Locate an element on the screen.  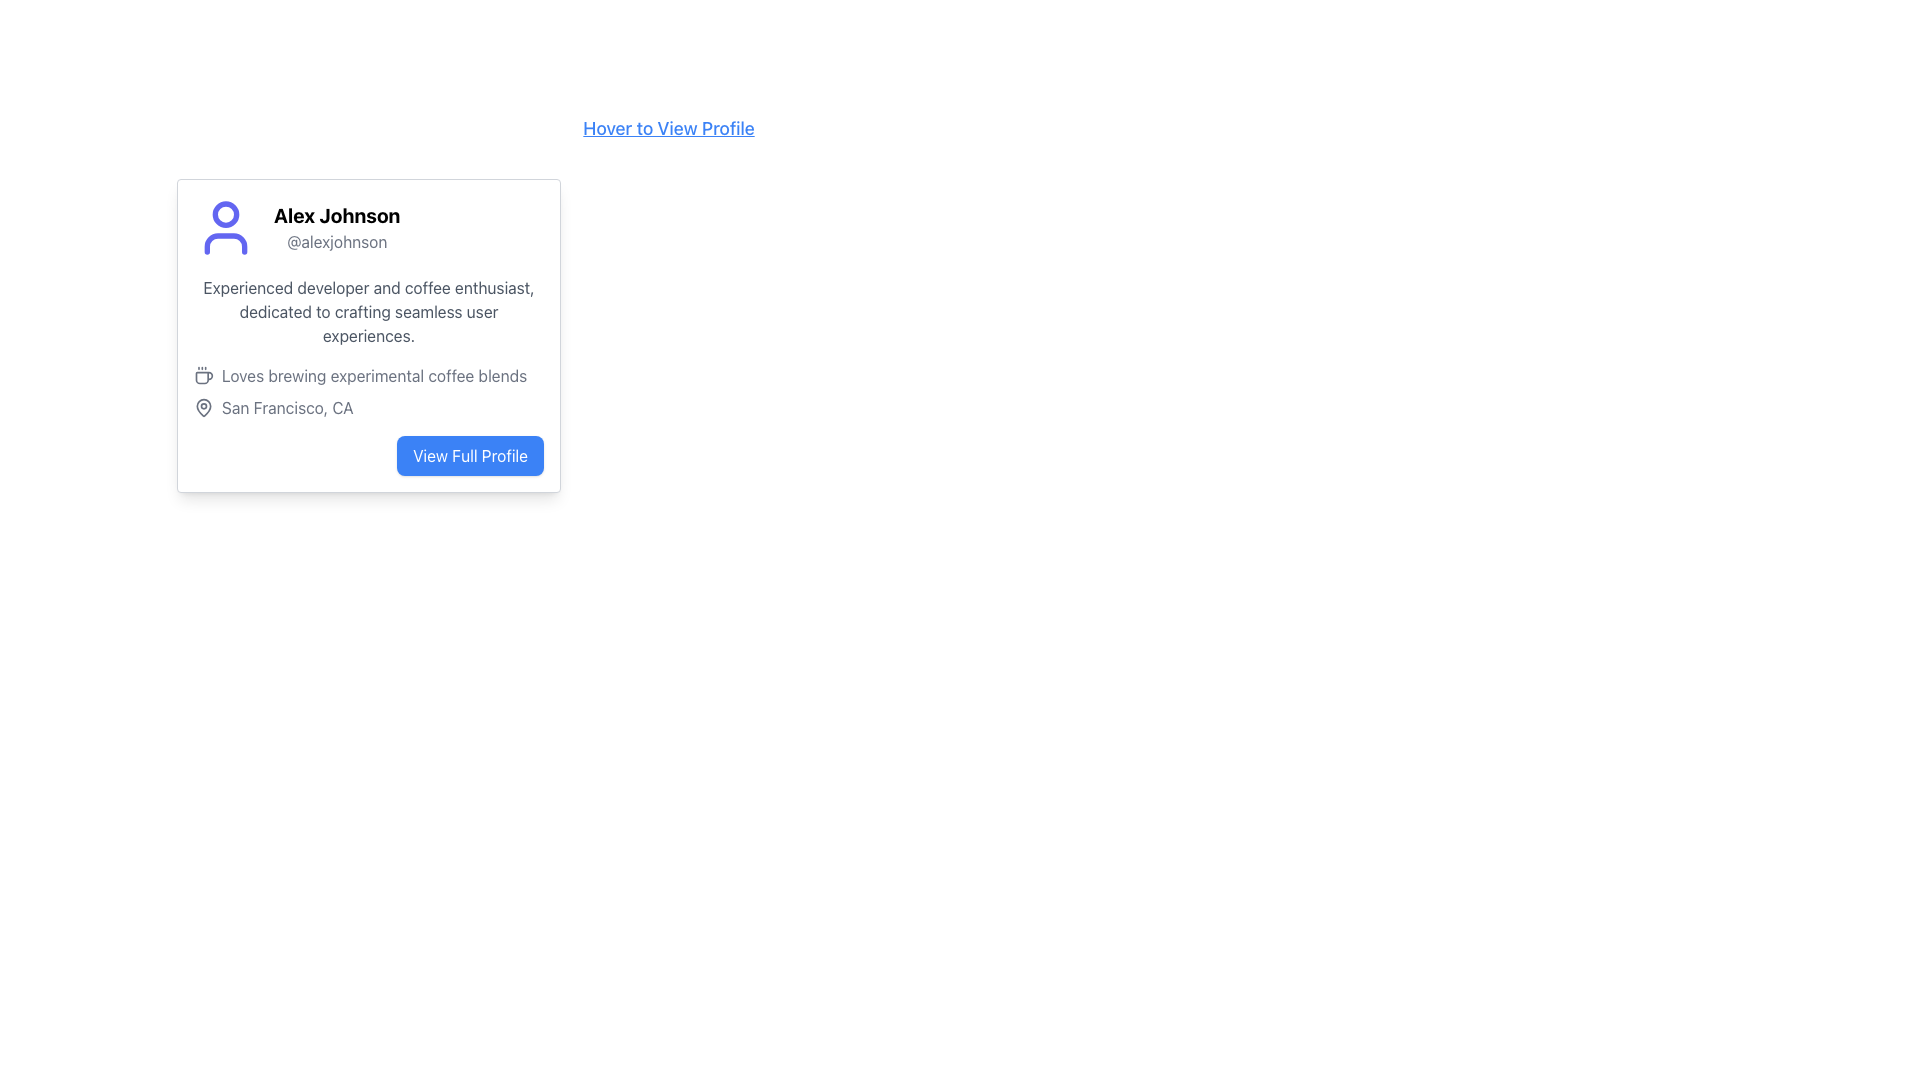
the Static Text Label indicating the user profile location, positioned below the 'Loves brewing experimental coffee blends.' text and adjacent to a map pin icon is located at coordinates (286, 407).